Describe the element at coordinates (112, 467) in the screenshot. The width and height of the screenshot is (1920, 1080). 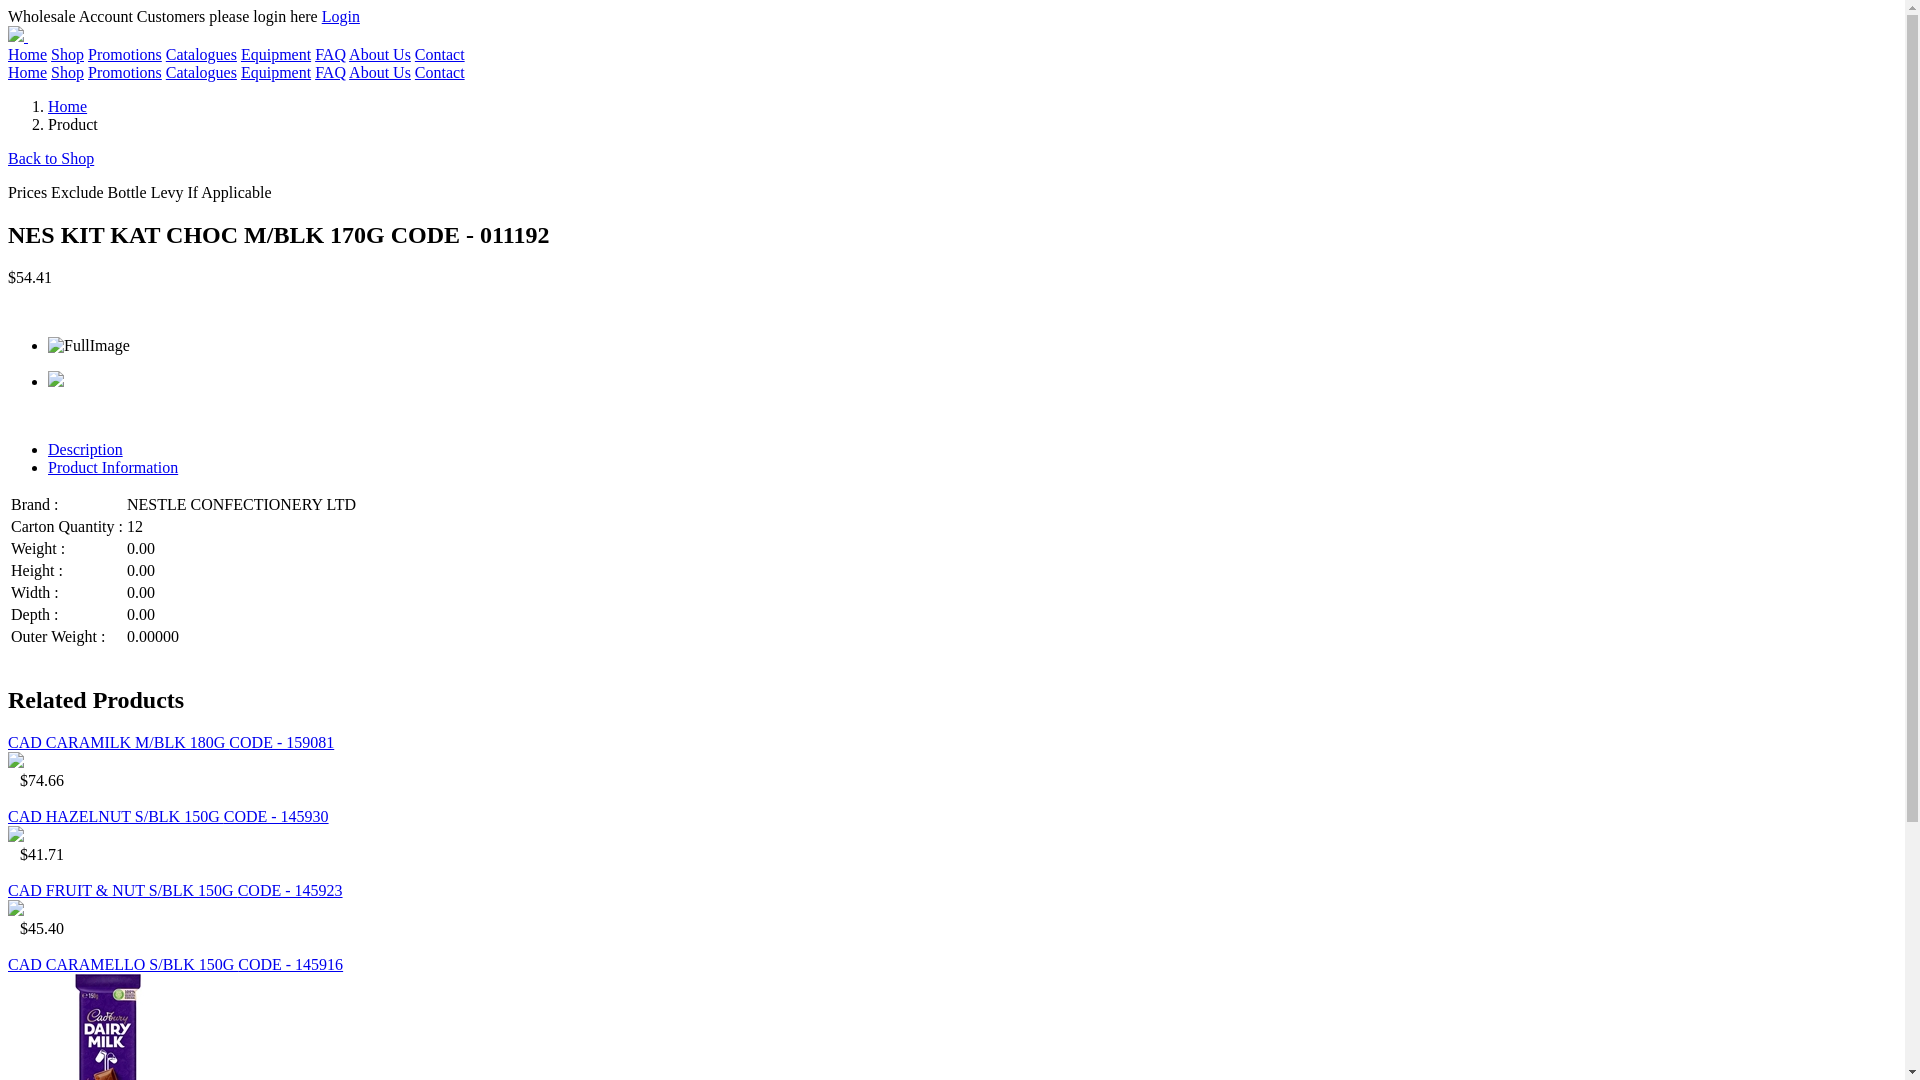
I see `'Product Information'` at that location.